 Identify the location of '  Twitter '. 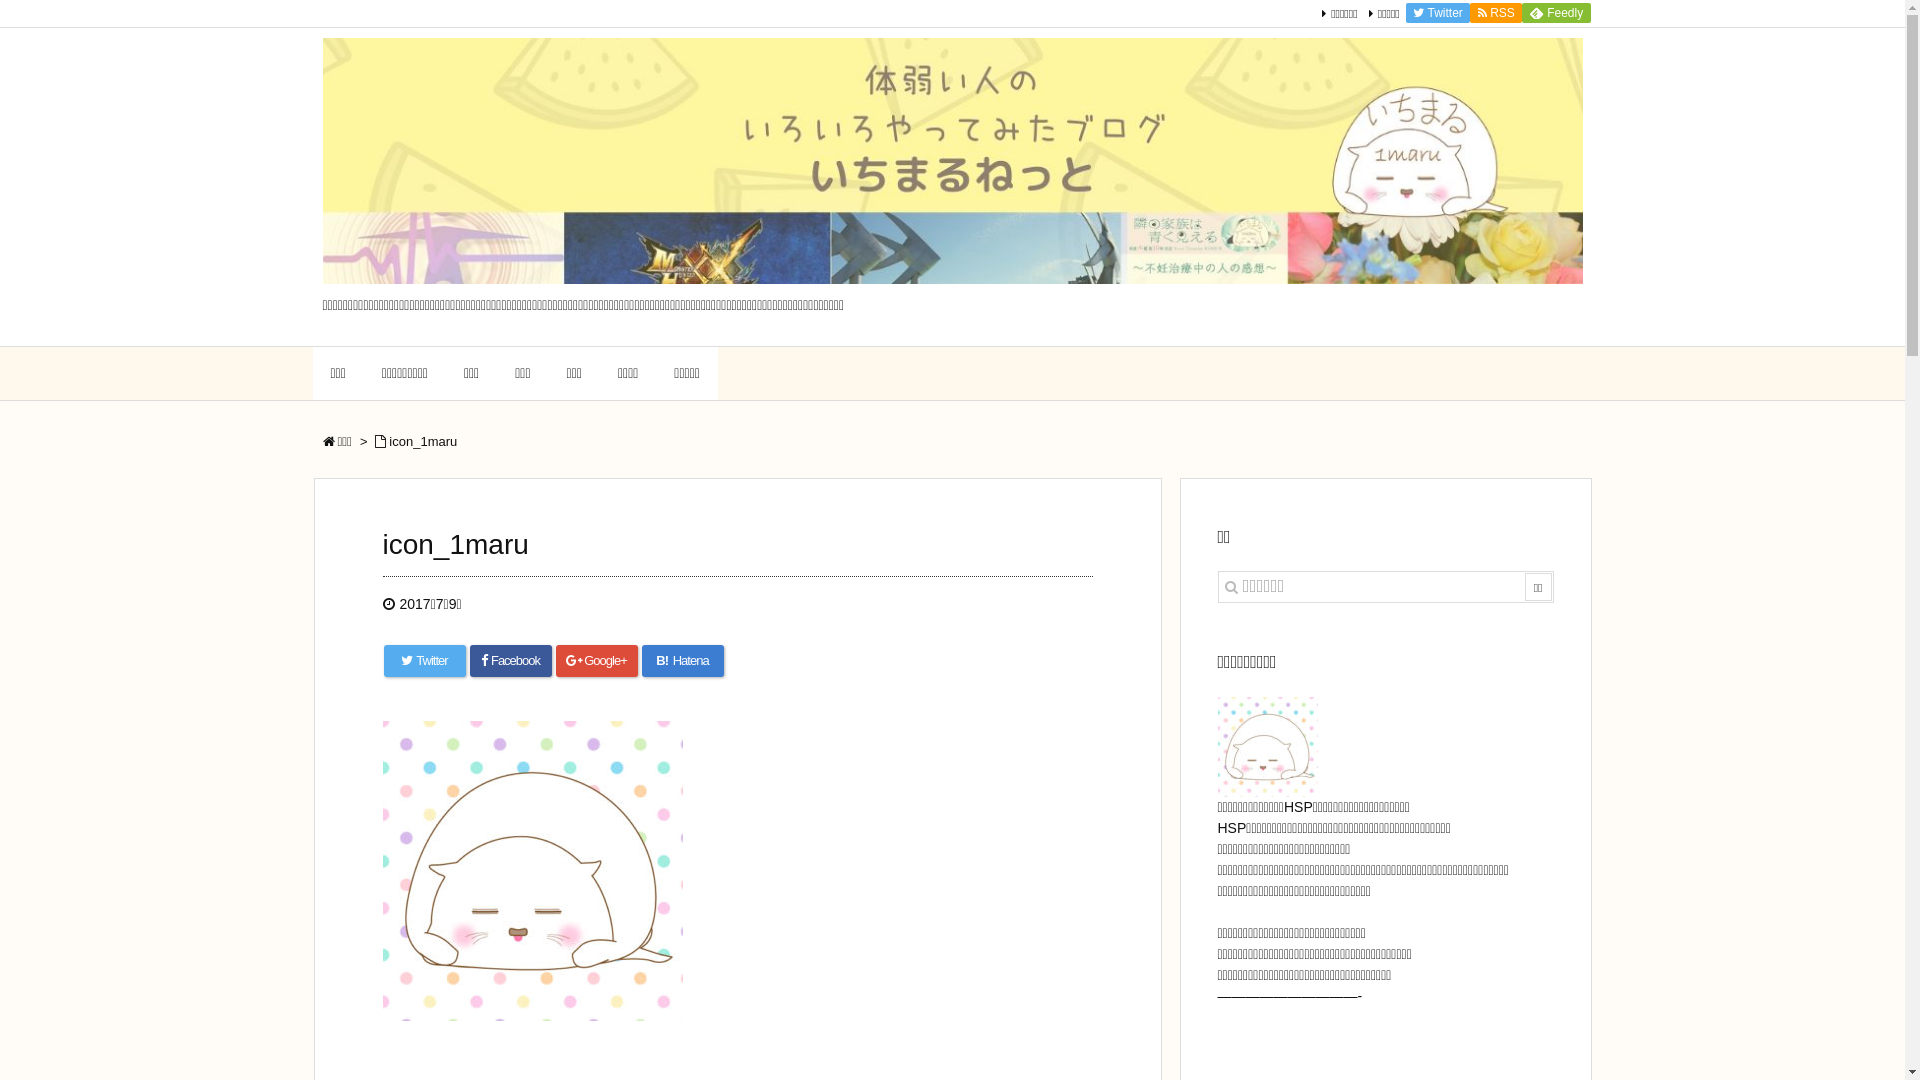
(1437, 12).